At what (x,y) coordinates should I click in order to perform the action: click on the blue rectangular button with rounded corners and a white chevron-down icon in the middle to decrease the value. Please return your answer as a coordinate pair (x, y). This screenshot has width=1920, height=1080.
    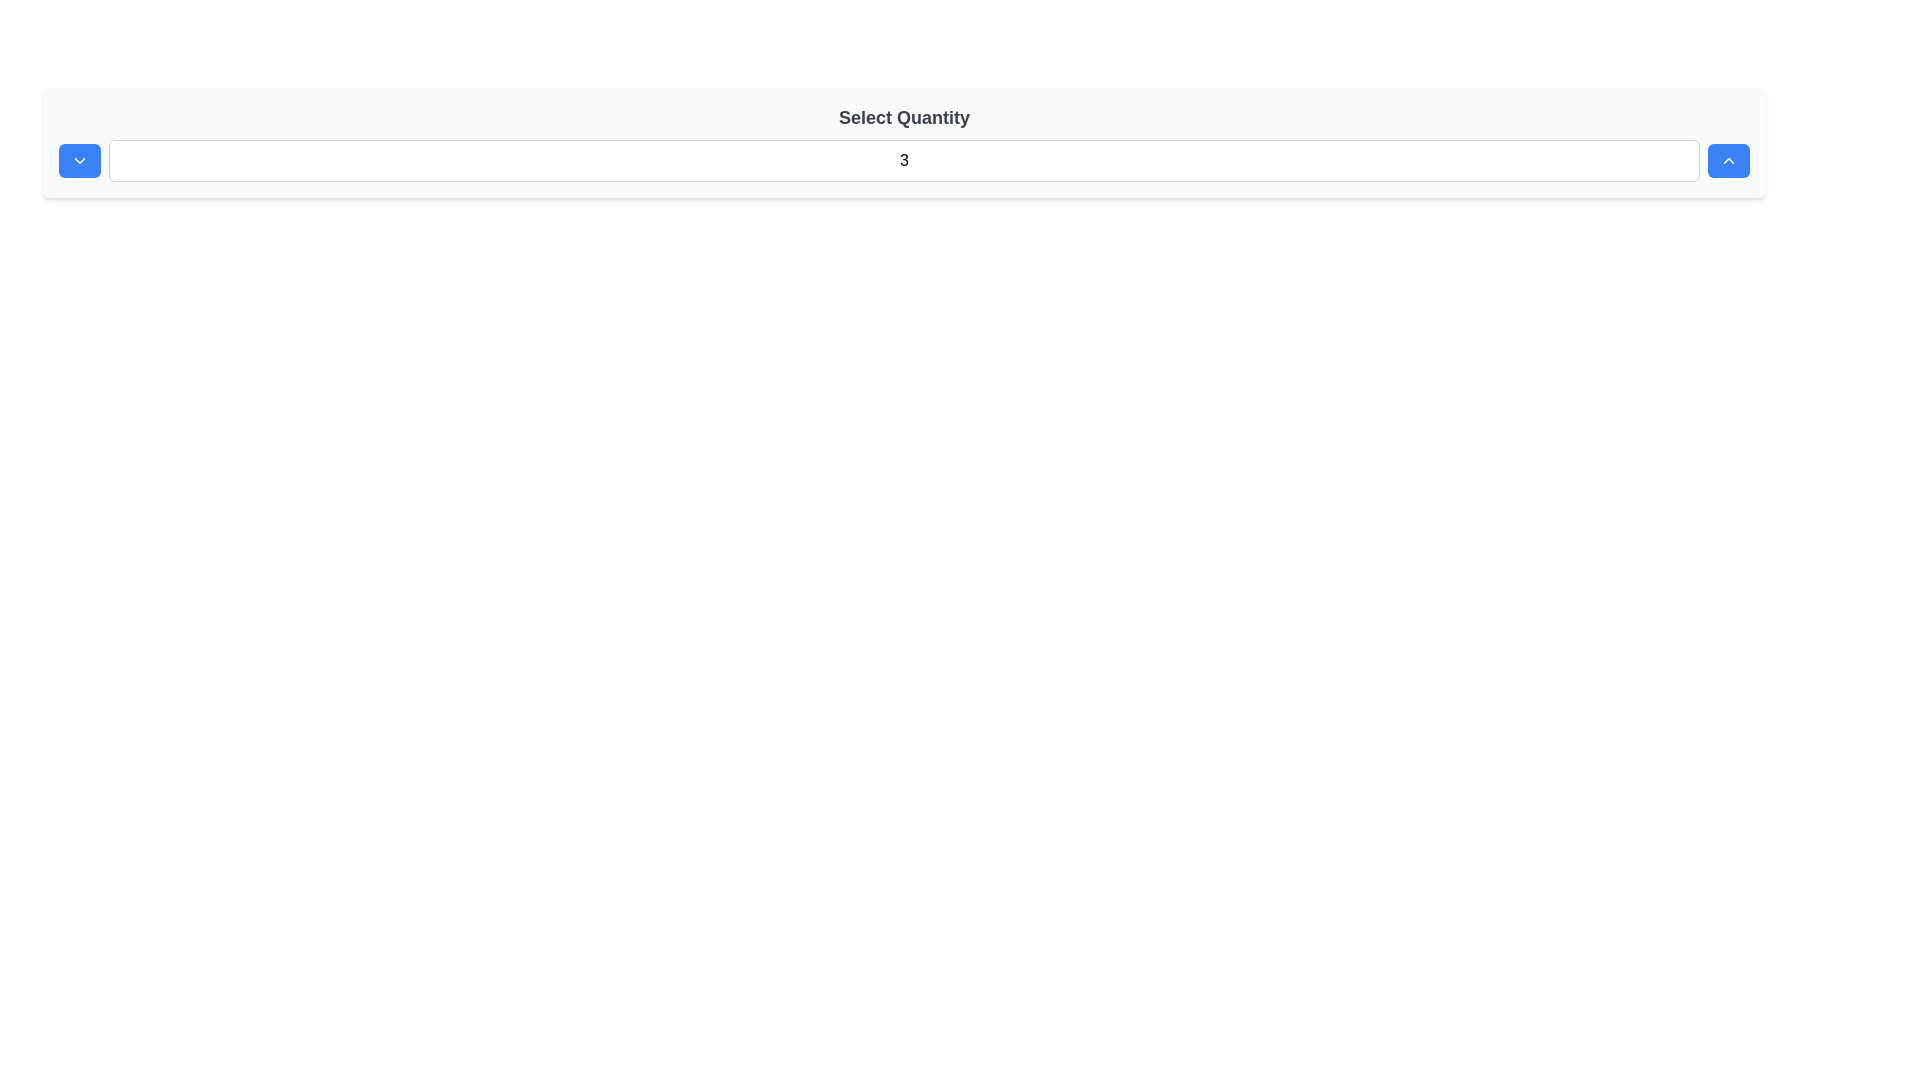
    Looking at the image, I should click on (80, 160).